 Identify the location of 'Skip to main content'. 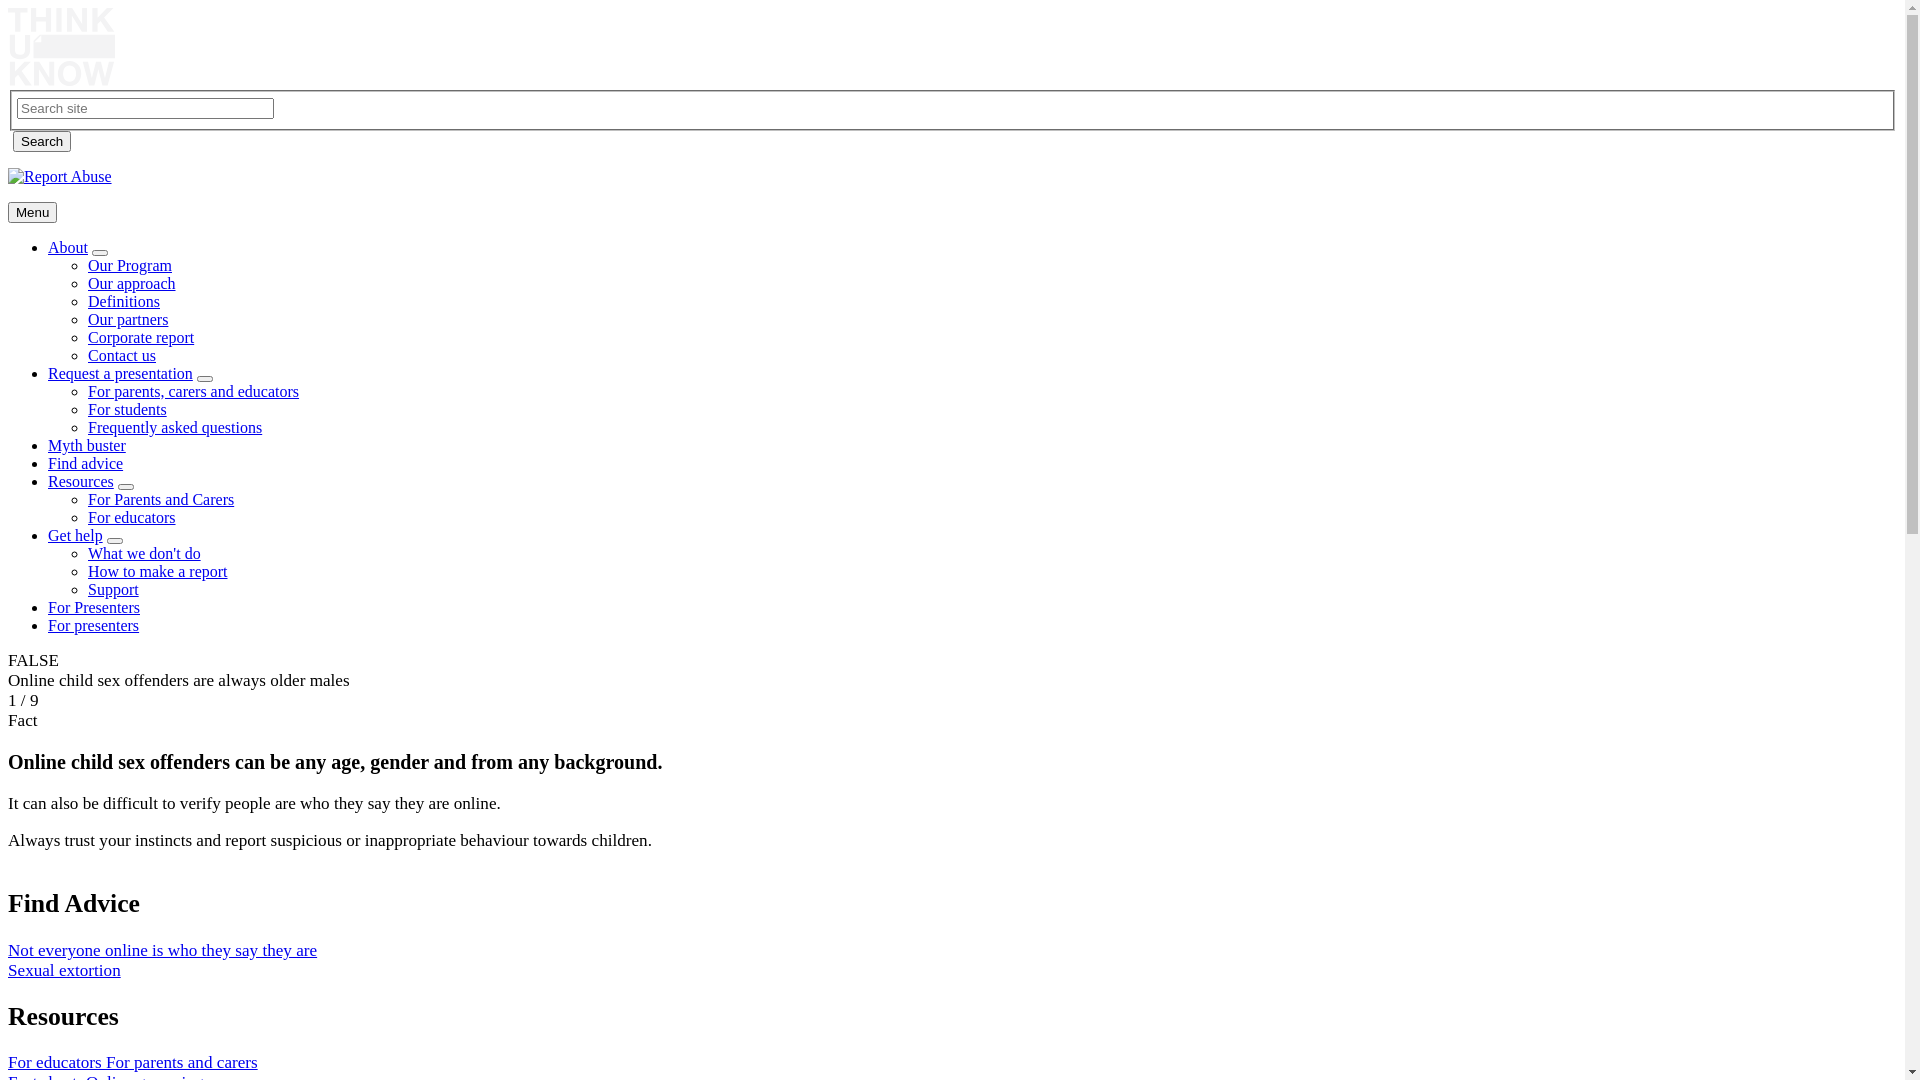
(8, 8).